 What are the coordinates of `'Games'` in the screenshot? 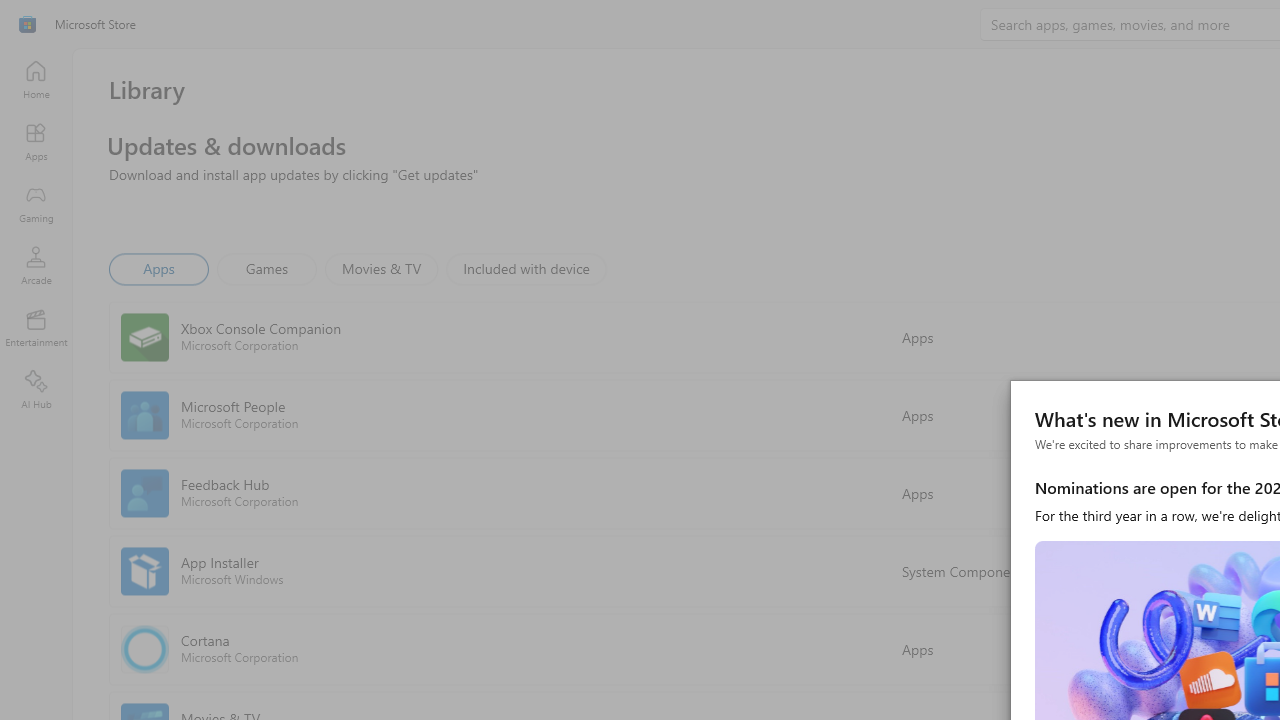 It's located at (266, 267).